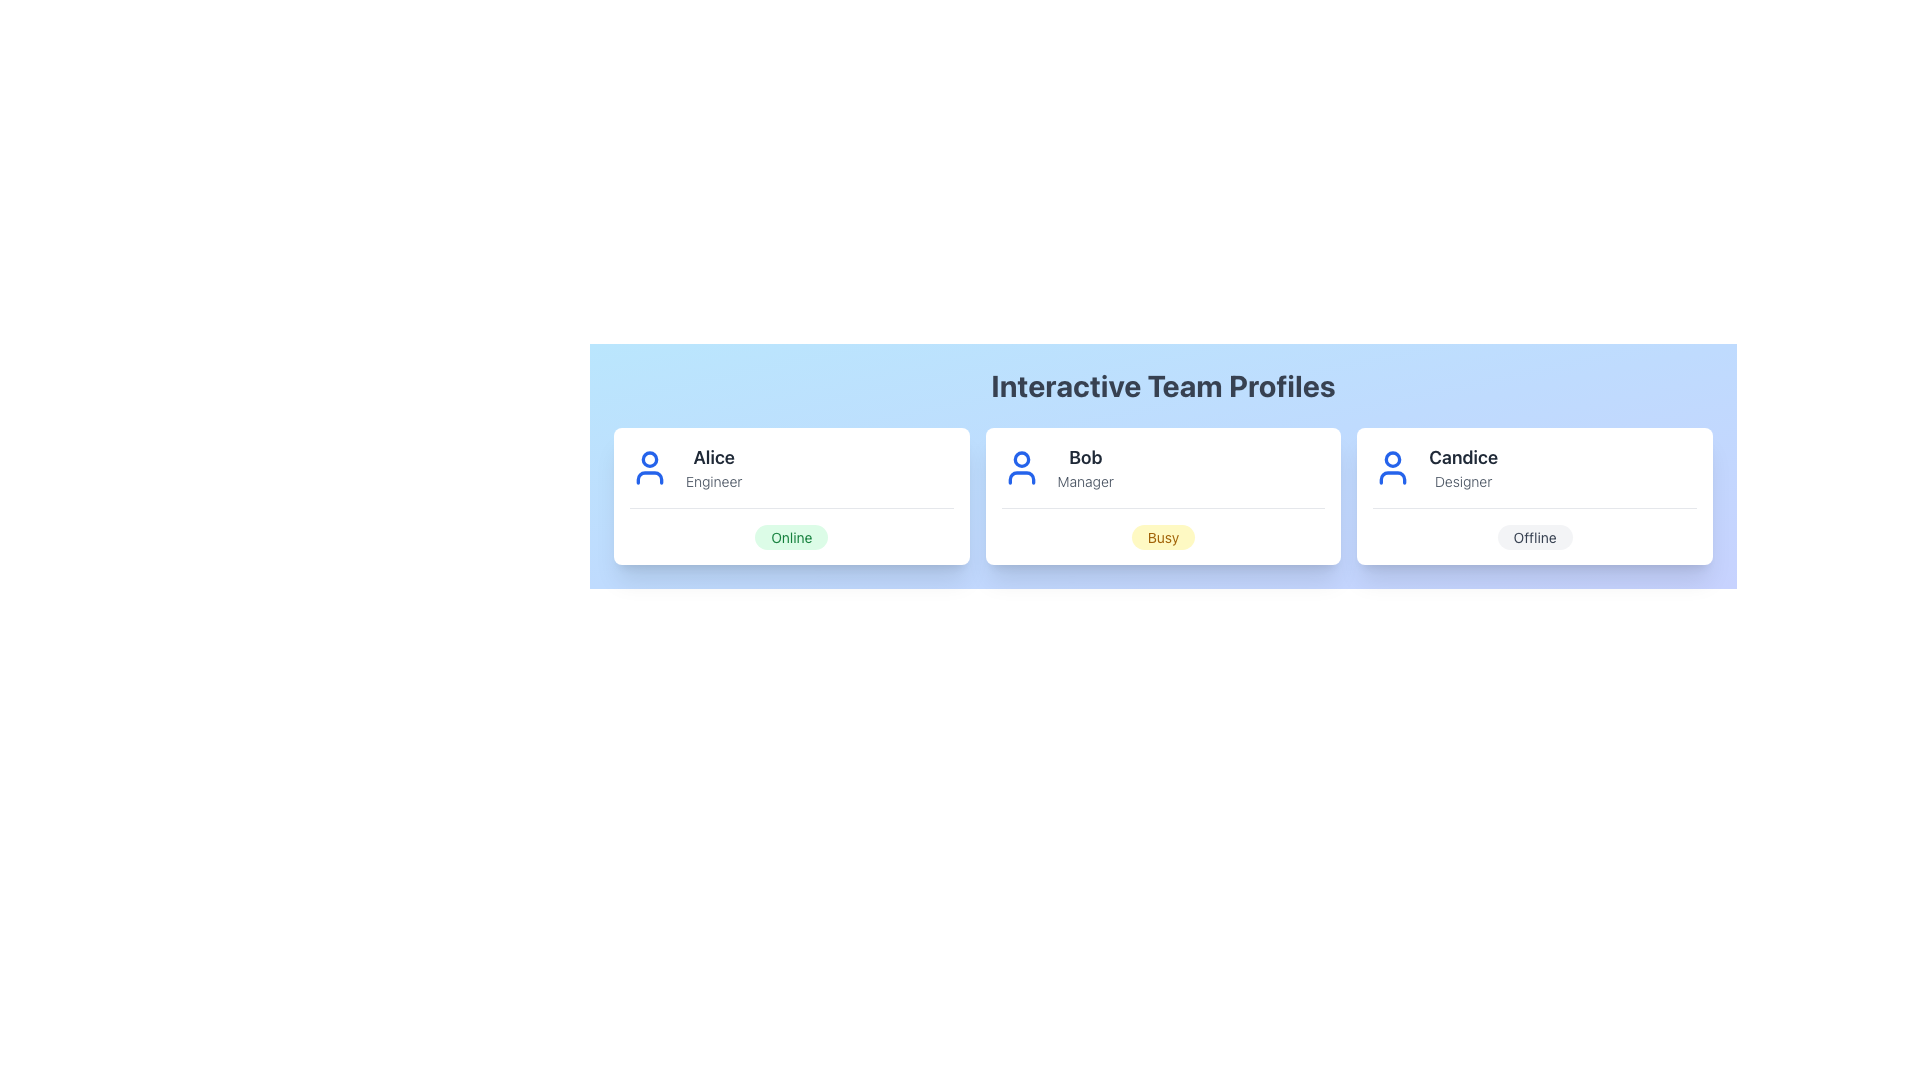  I want to click on the outlined blue user icon located at the top-left corner of Candice's profile card, above the text 'Candice' and 'Designer', so click(1392, 467).